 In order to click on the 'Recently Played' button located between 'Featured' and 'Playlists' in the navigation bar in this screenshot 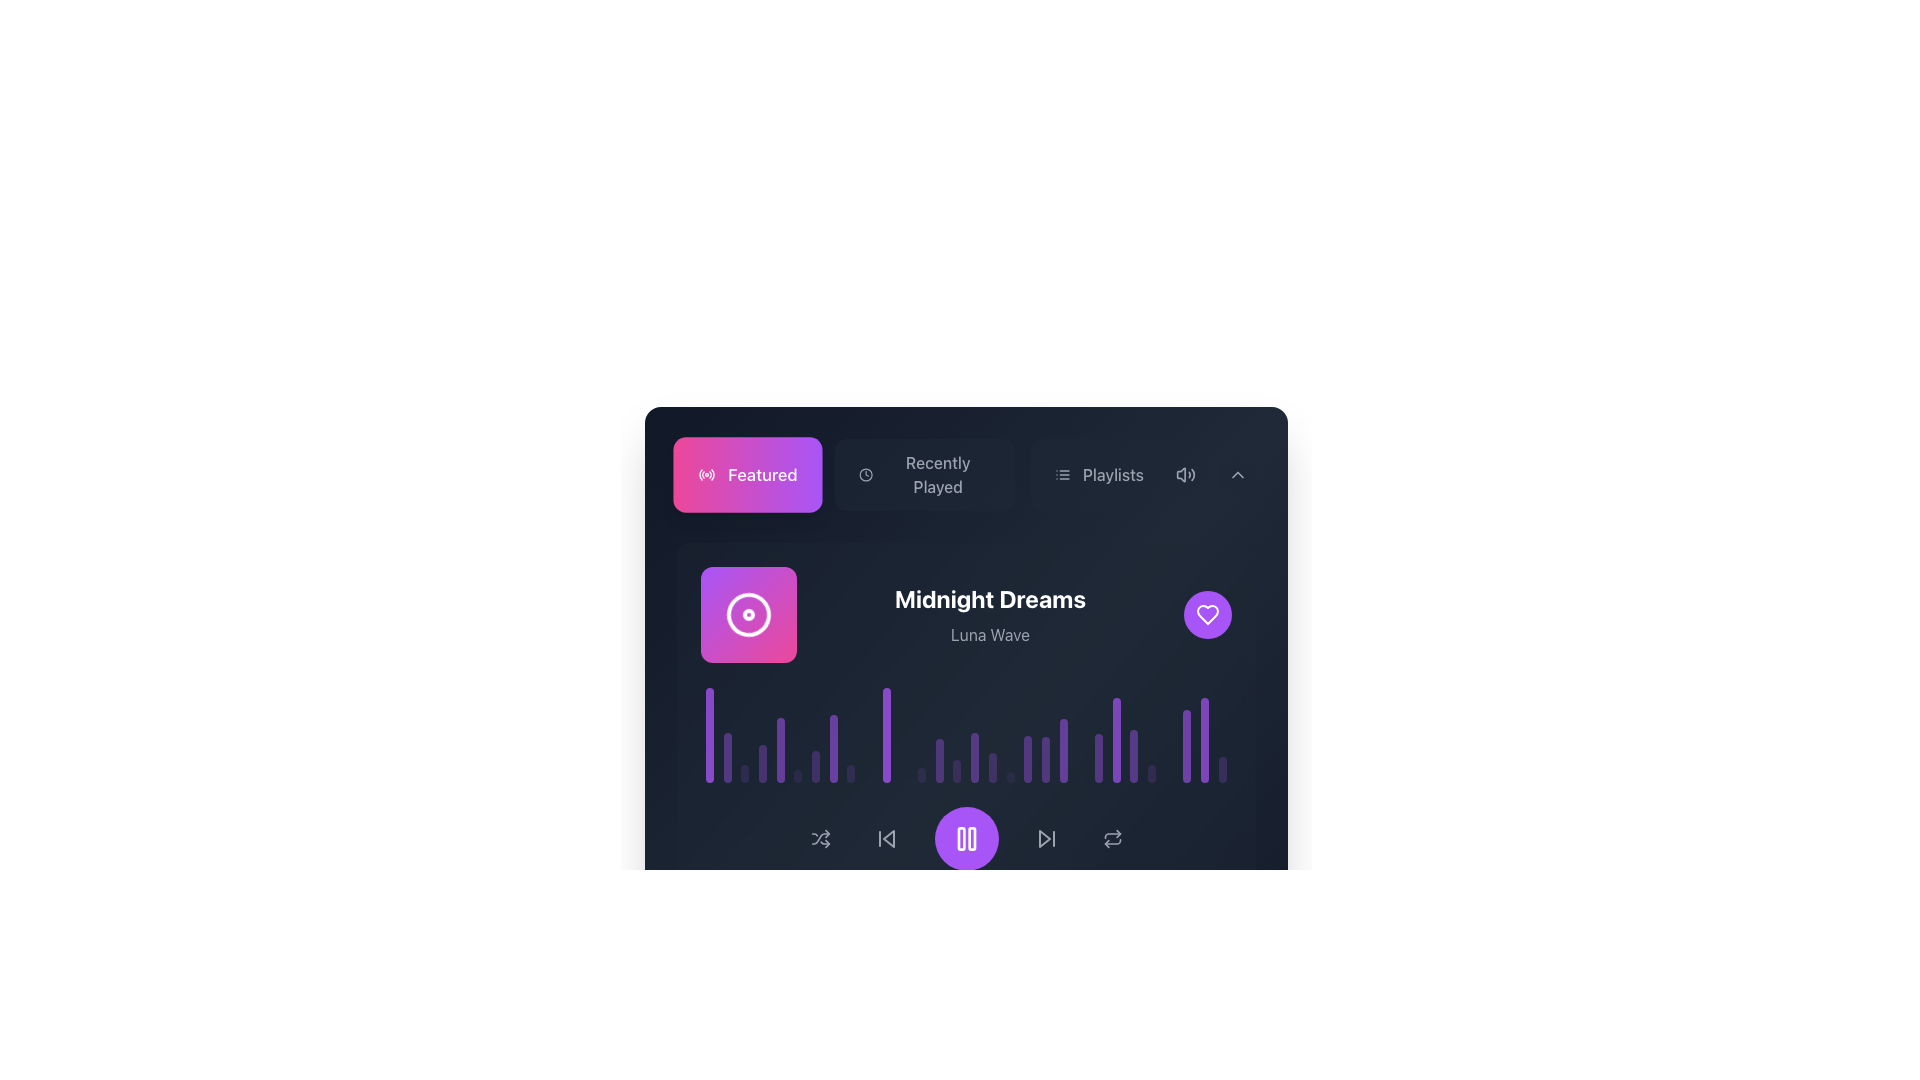, I will do `click(921, 474)`.